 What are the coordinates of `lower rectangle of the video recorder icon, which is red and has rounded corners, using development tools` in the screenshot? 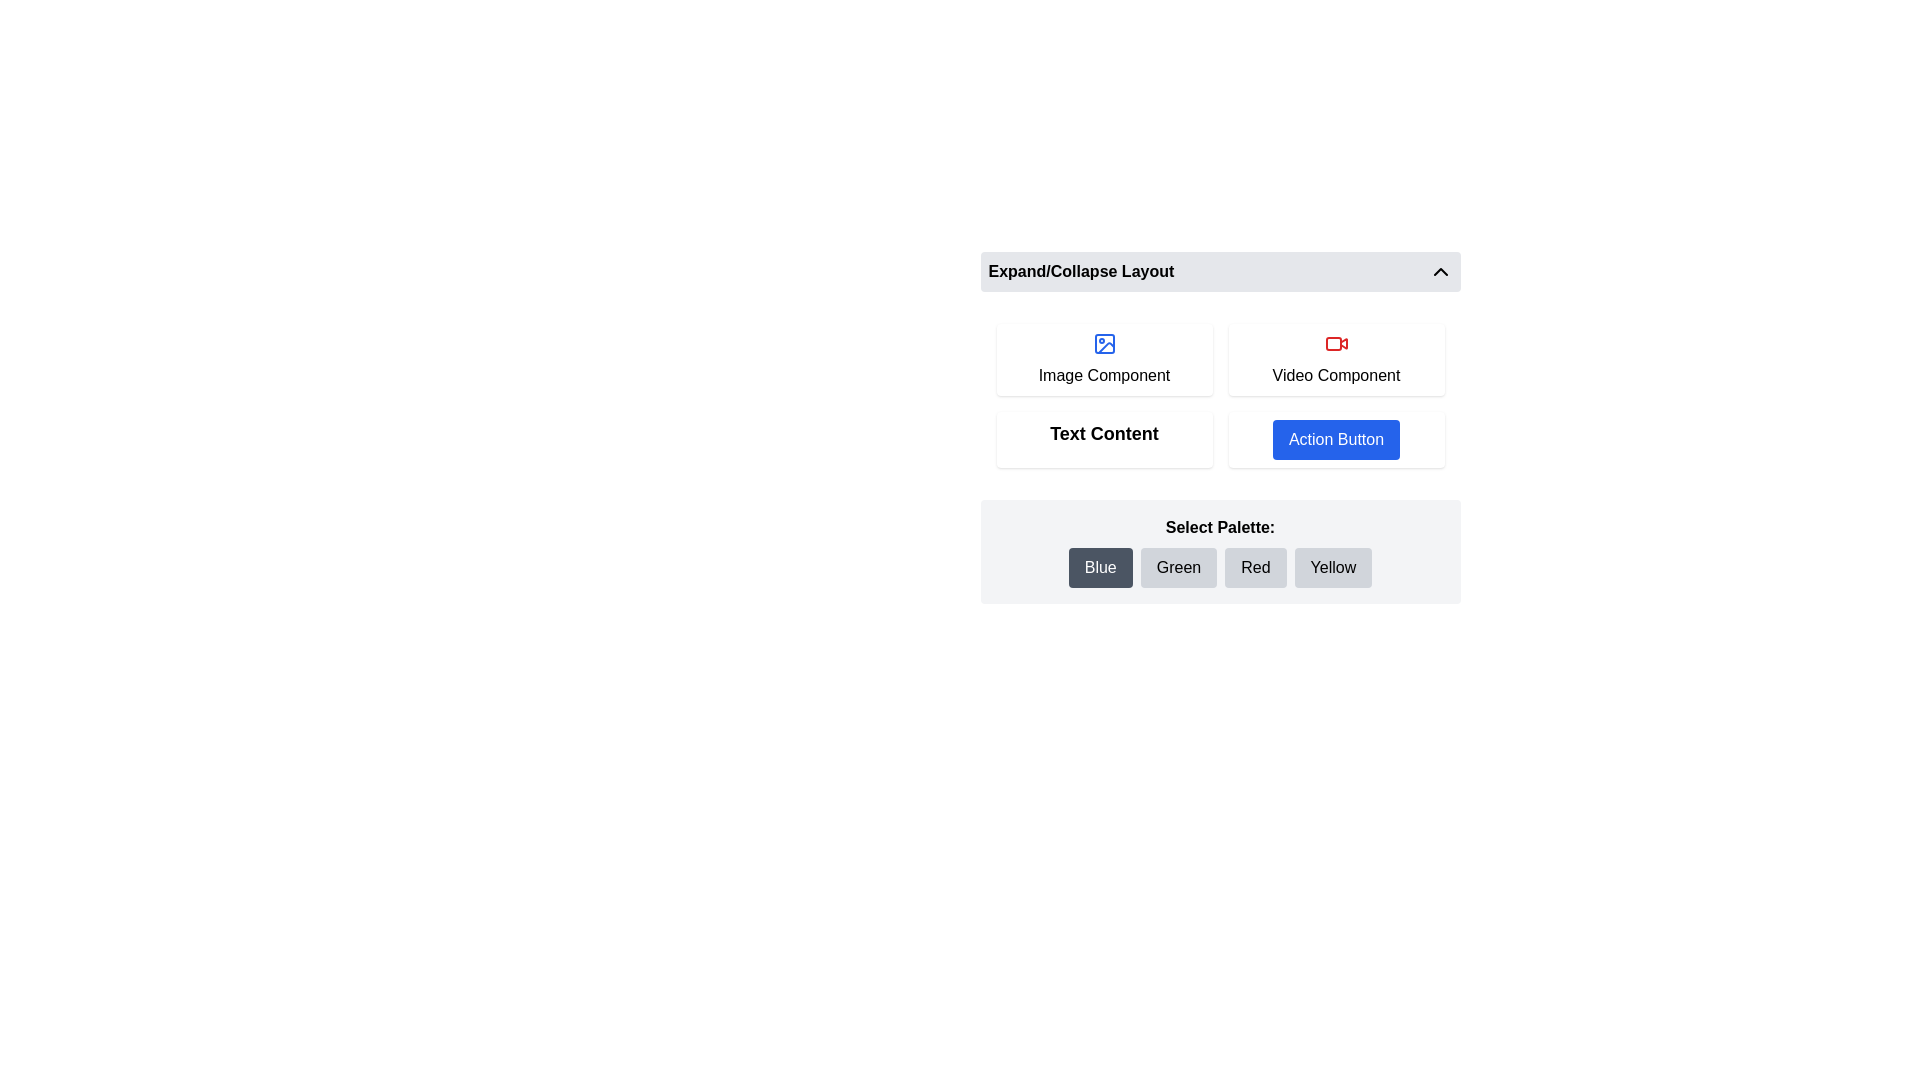 It's located at (1333, 342).